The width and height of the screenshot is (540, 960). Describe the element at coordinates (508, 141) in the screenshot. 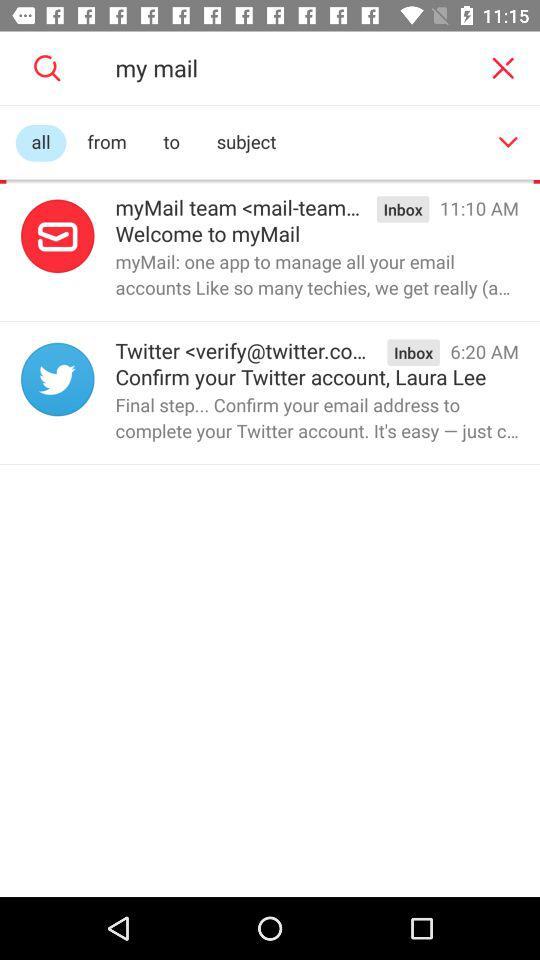

I see `item to the right of subject icon` at that location.